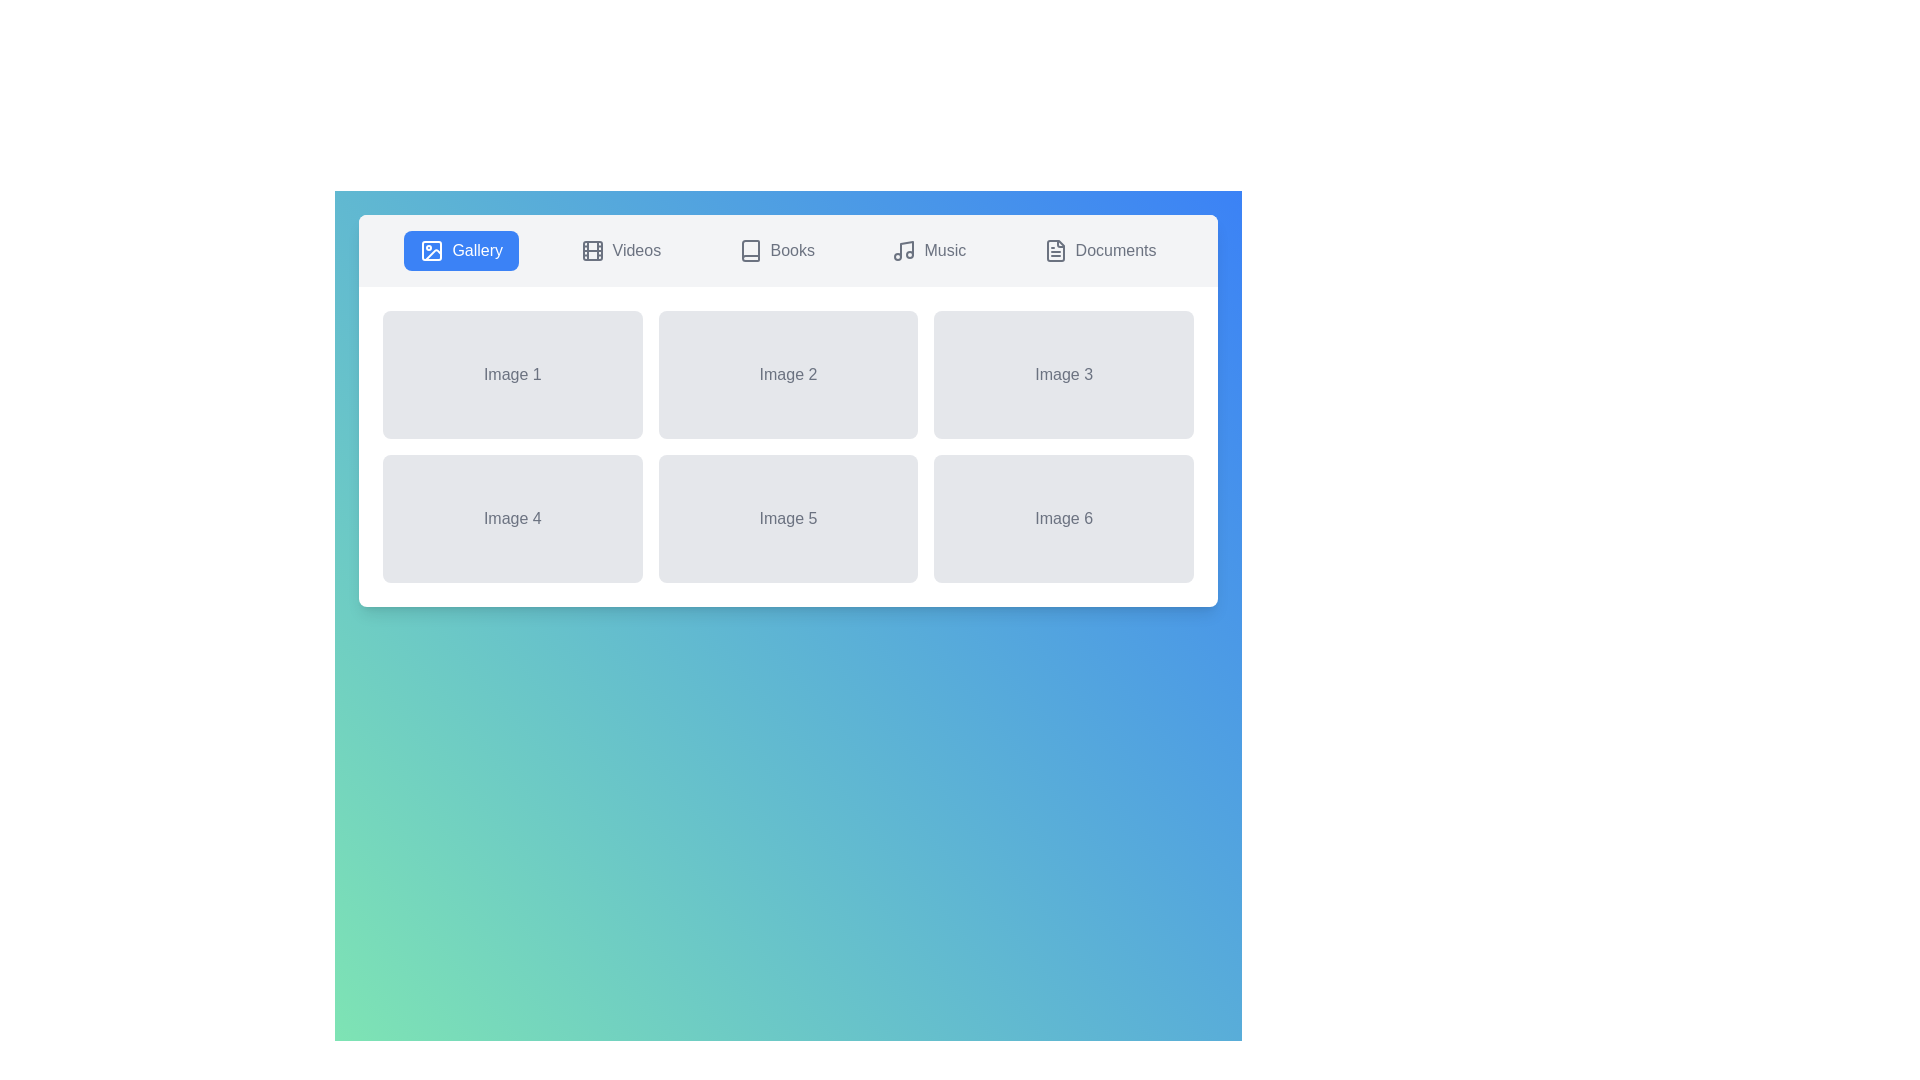  Describe the element at coordinates (906, 248) in the screenshot. I see `the vertical line element within the Music icon in the top navigation bar` at that location.